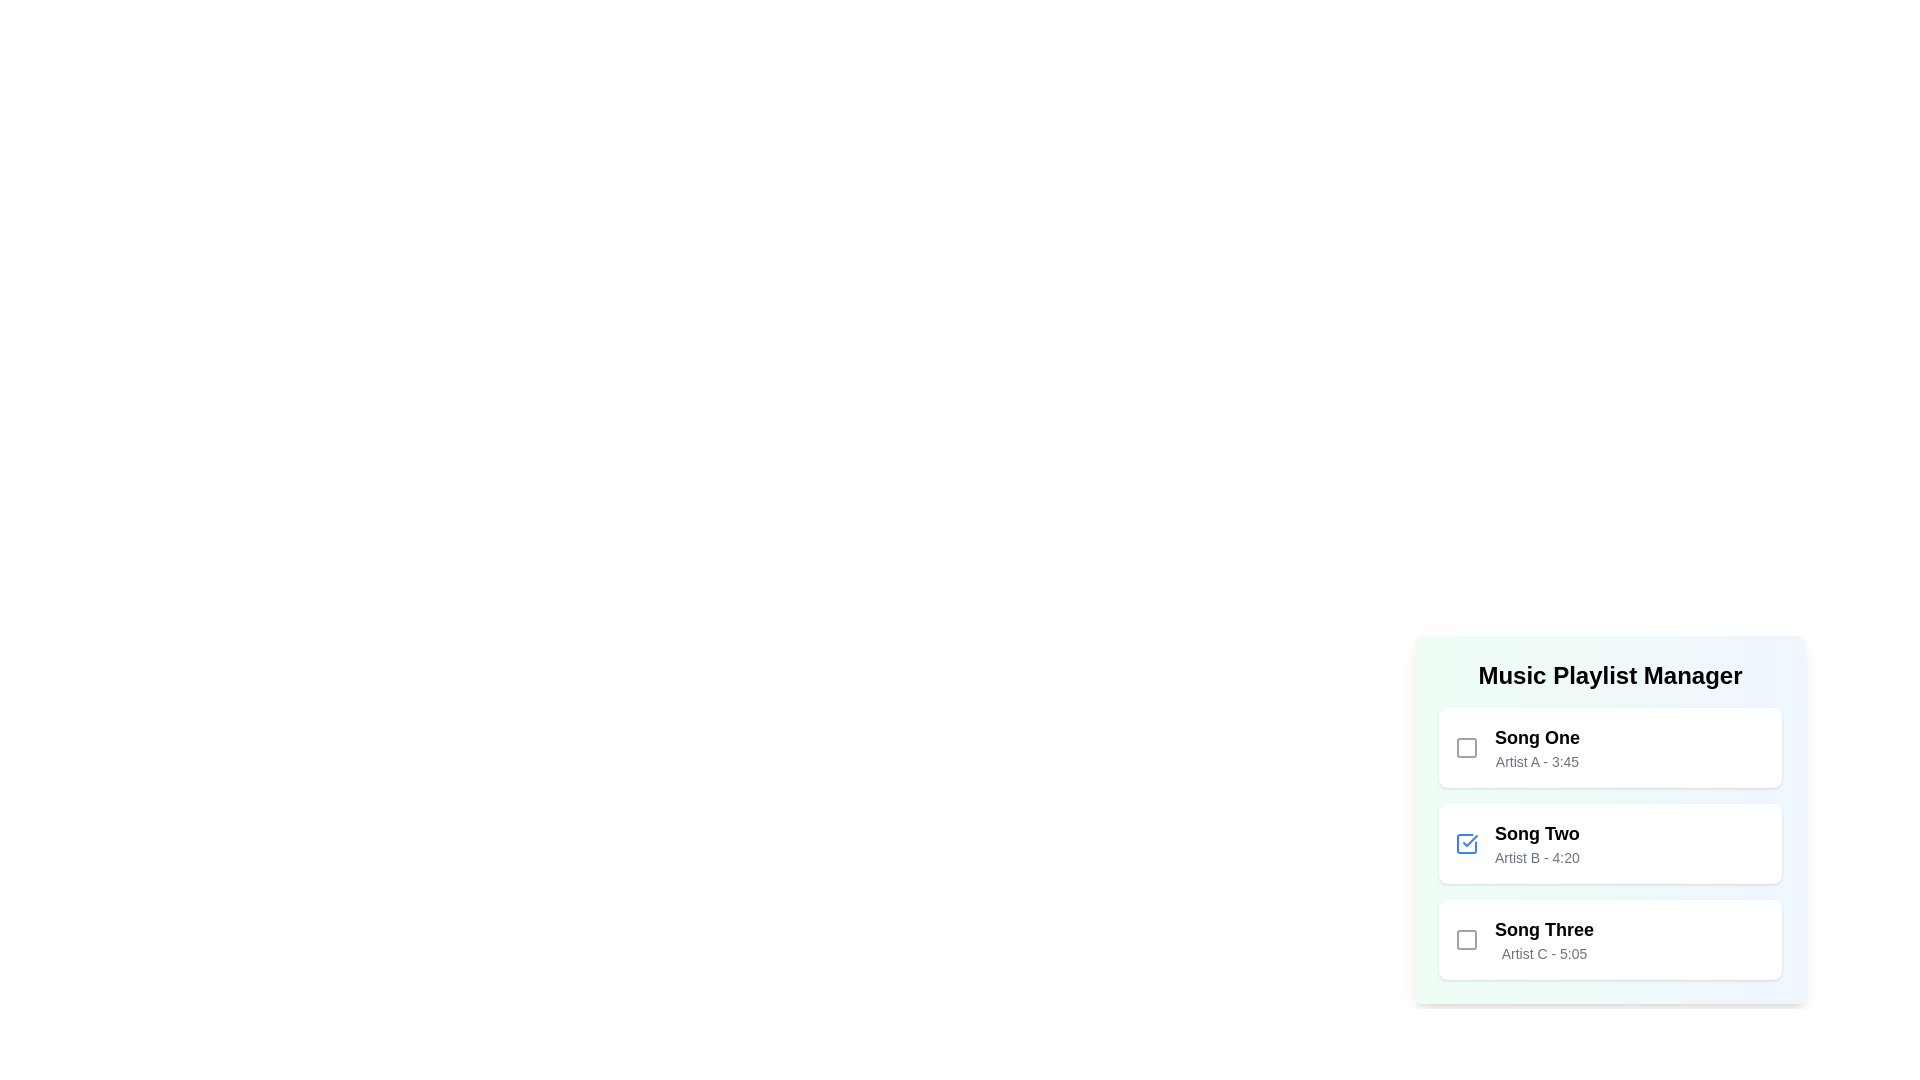  Describe the element at coordinates (1536, 833) in the screenshot. I see `text label 'Song Two' which is styled in a larger font size and bold weight, located in the music playlist interface as the second entry below 'Music Playlist Manager'` at that location.